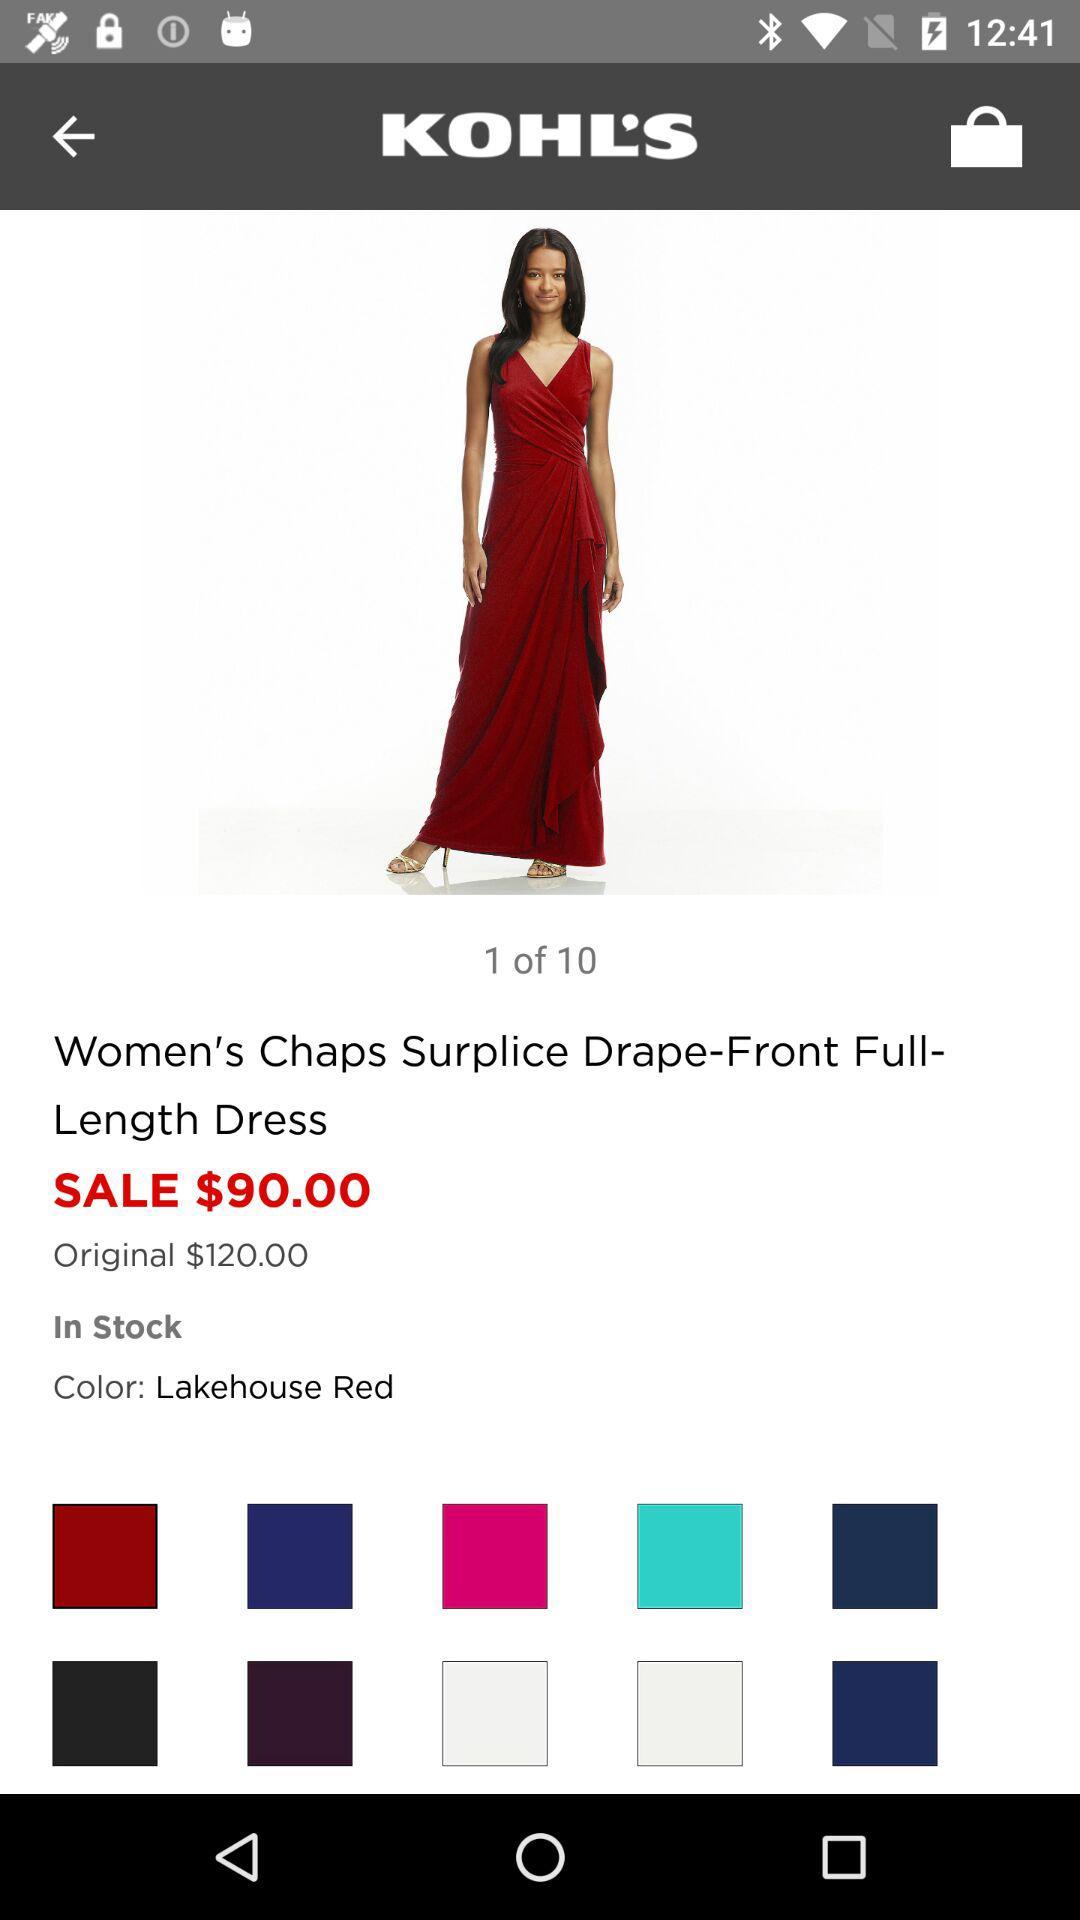 The image size is (1080, 1920). I want to click on go do couler, so click(689, 1555).